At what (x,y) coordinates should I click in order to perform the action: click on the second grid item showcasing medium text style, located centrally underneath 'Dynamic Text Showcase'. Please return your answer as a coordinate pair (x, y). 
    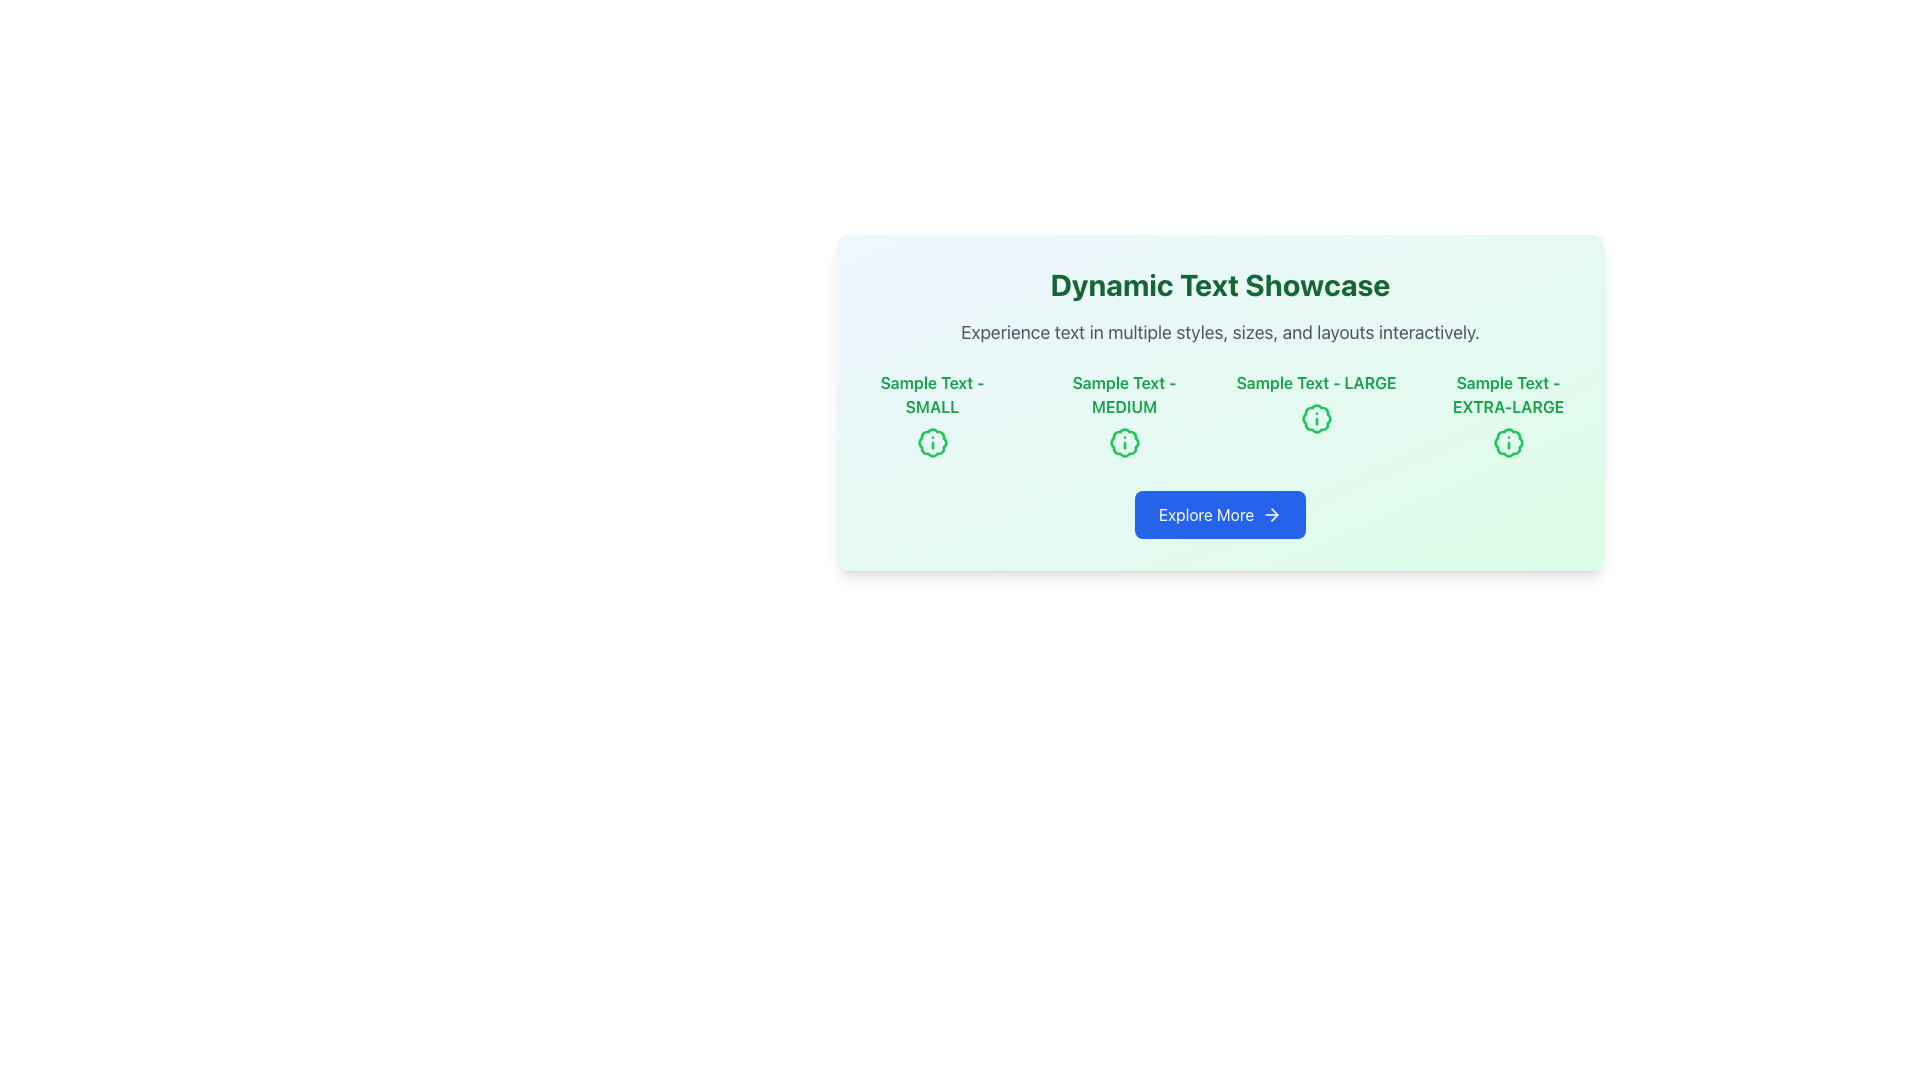
    Looking at the image, I should click on (1124, 414).